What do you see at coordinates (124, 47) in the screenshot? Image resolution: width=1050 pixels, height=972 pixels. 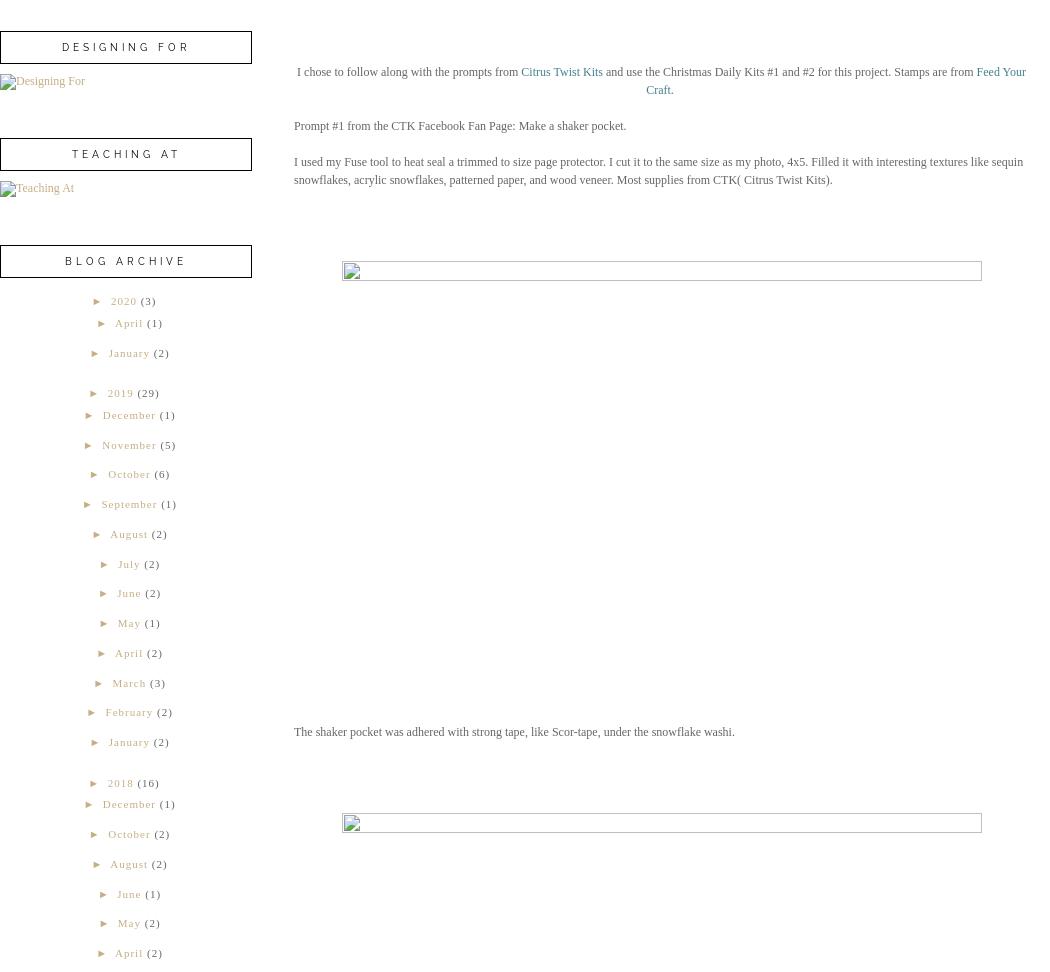 I see `'Designing For'` at bounding box center [124, 47].